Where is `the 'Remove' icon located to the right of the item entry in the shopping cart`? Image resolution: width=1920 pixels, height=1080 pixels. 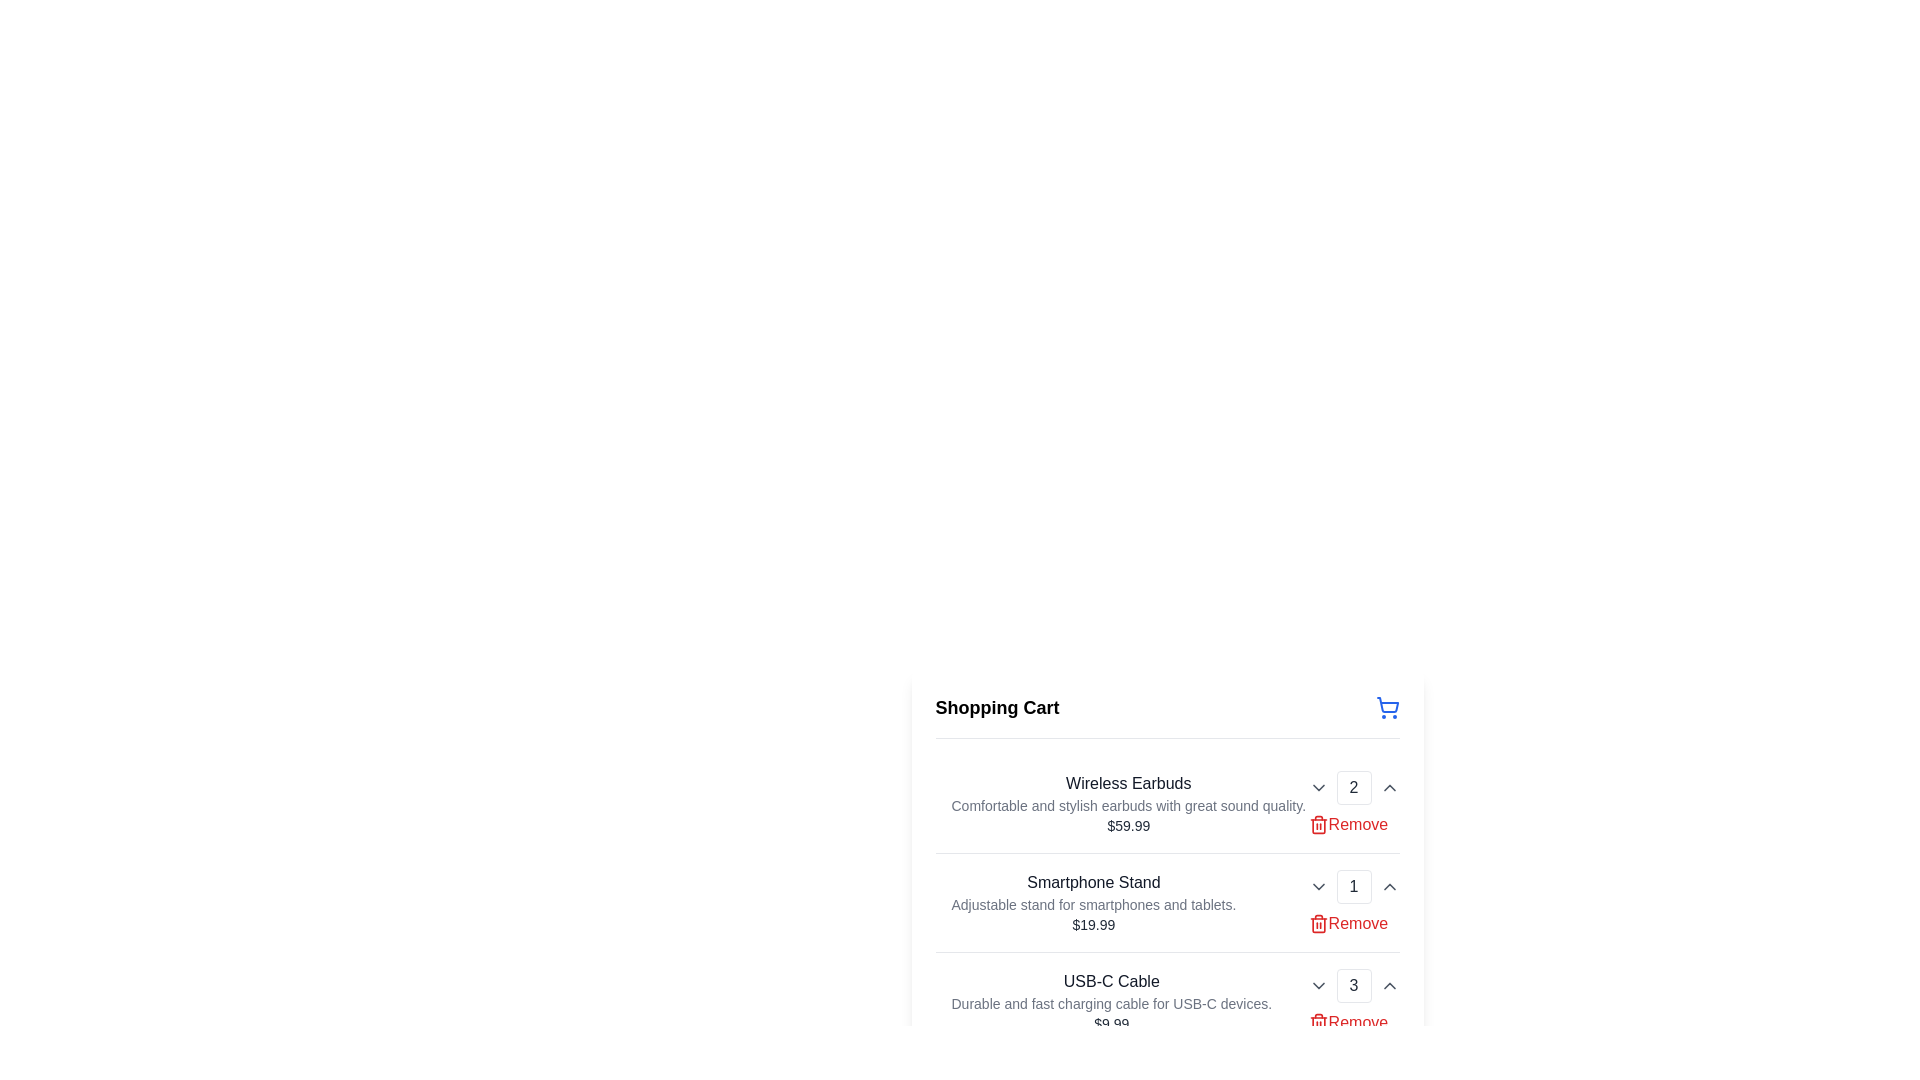
the 'Remove' icon located to the right of the item entry in the shopping cart is located at coordinates (1318, 1022).